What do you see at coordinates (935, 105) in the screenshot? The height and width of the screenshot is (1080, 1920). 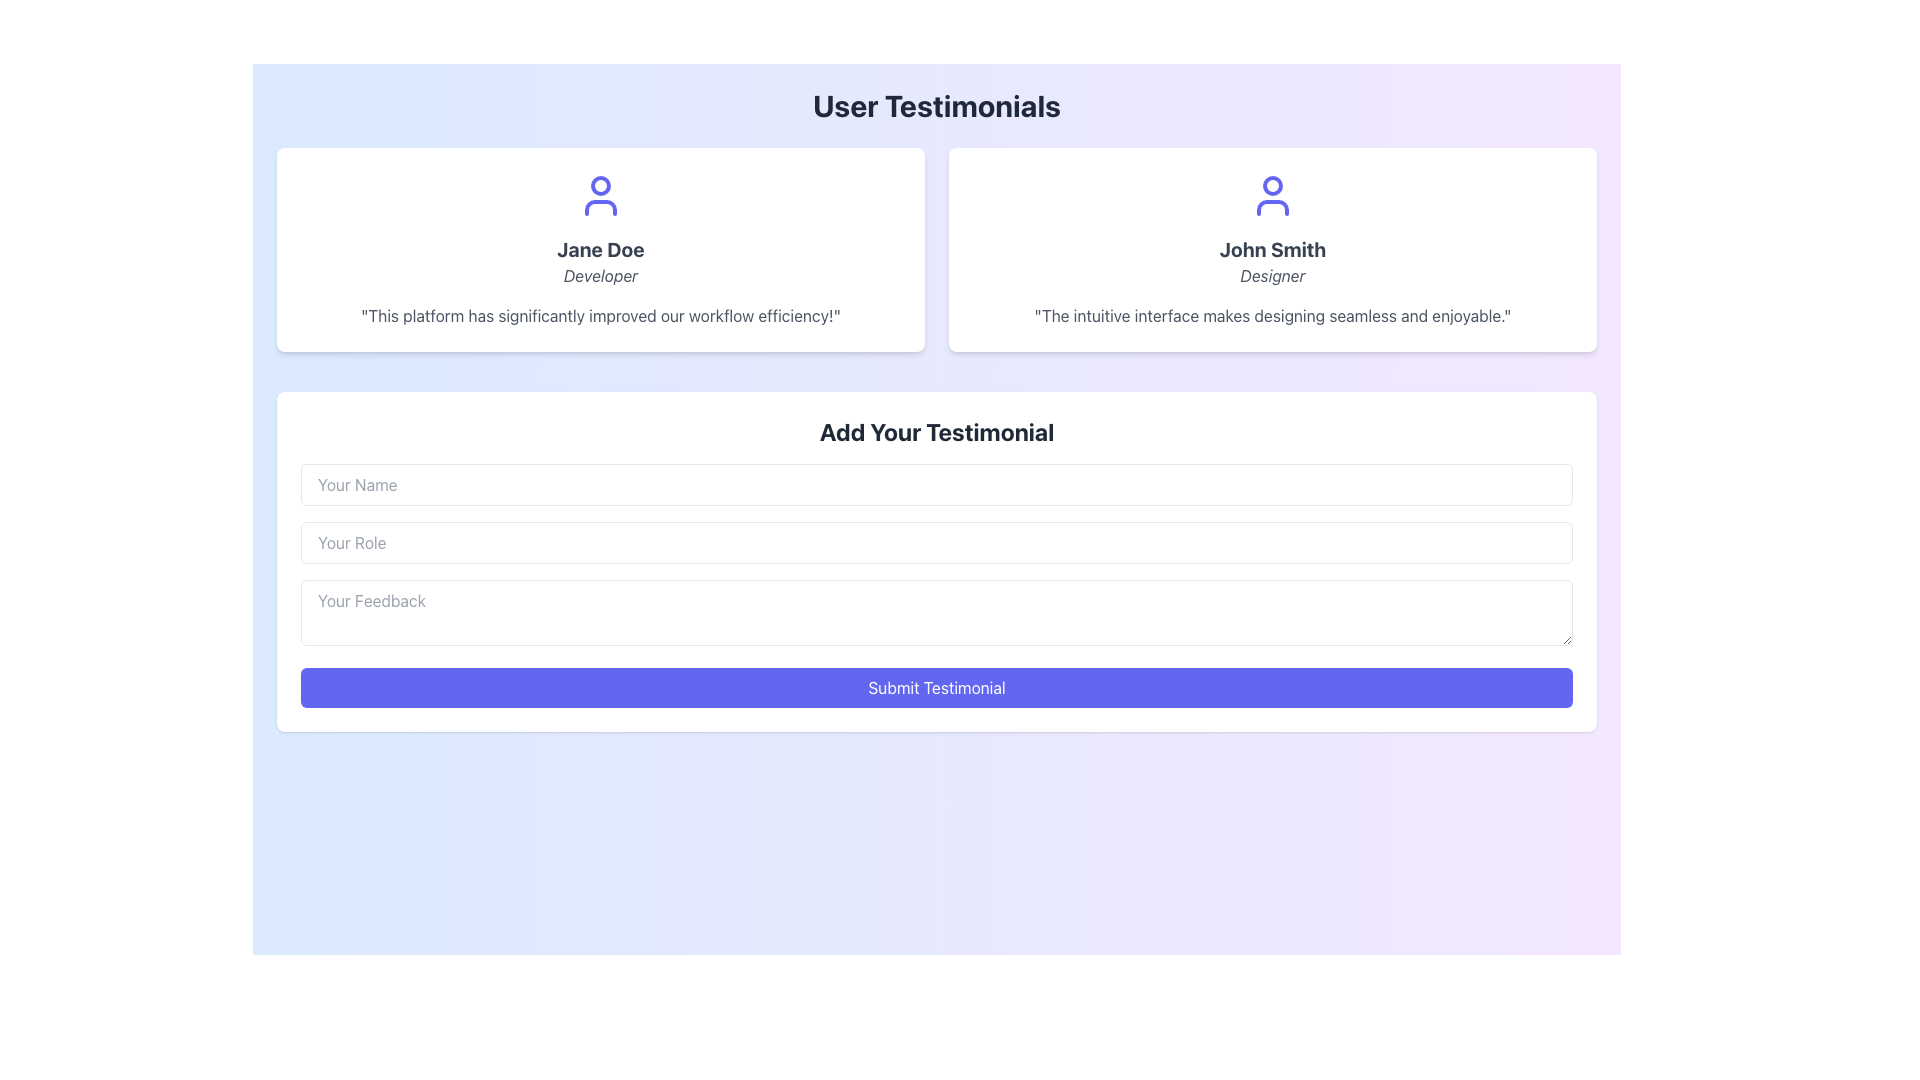 I see `the large text label displaying 'User Testimonials', which is styled in bold and positioned at the top-center of its section, serving as a header` at bounding box center [935, 105].